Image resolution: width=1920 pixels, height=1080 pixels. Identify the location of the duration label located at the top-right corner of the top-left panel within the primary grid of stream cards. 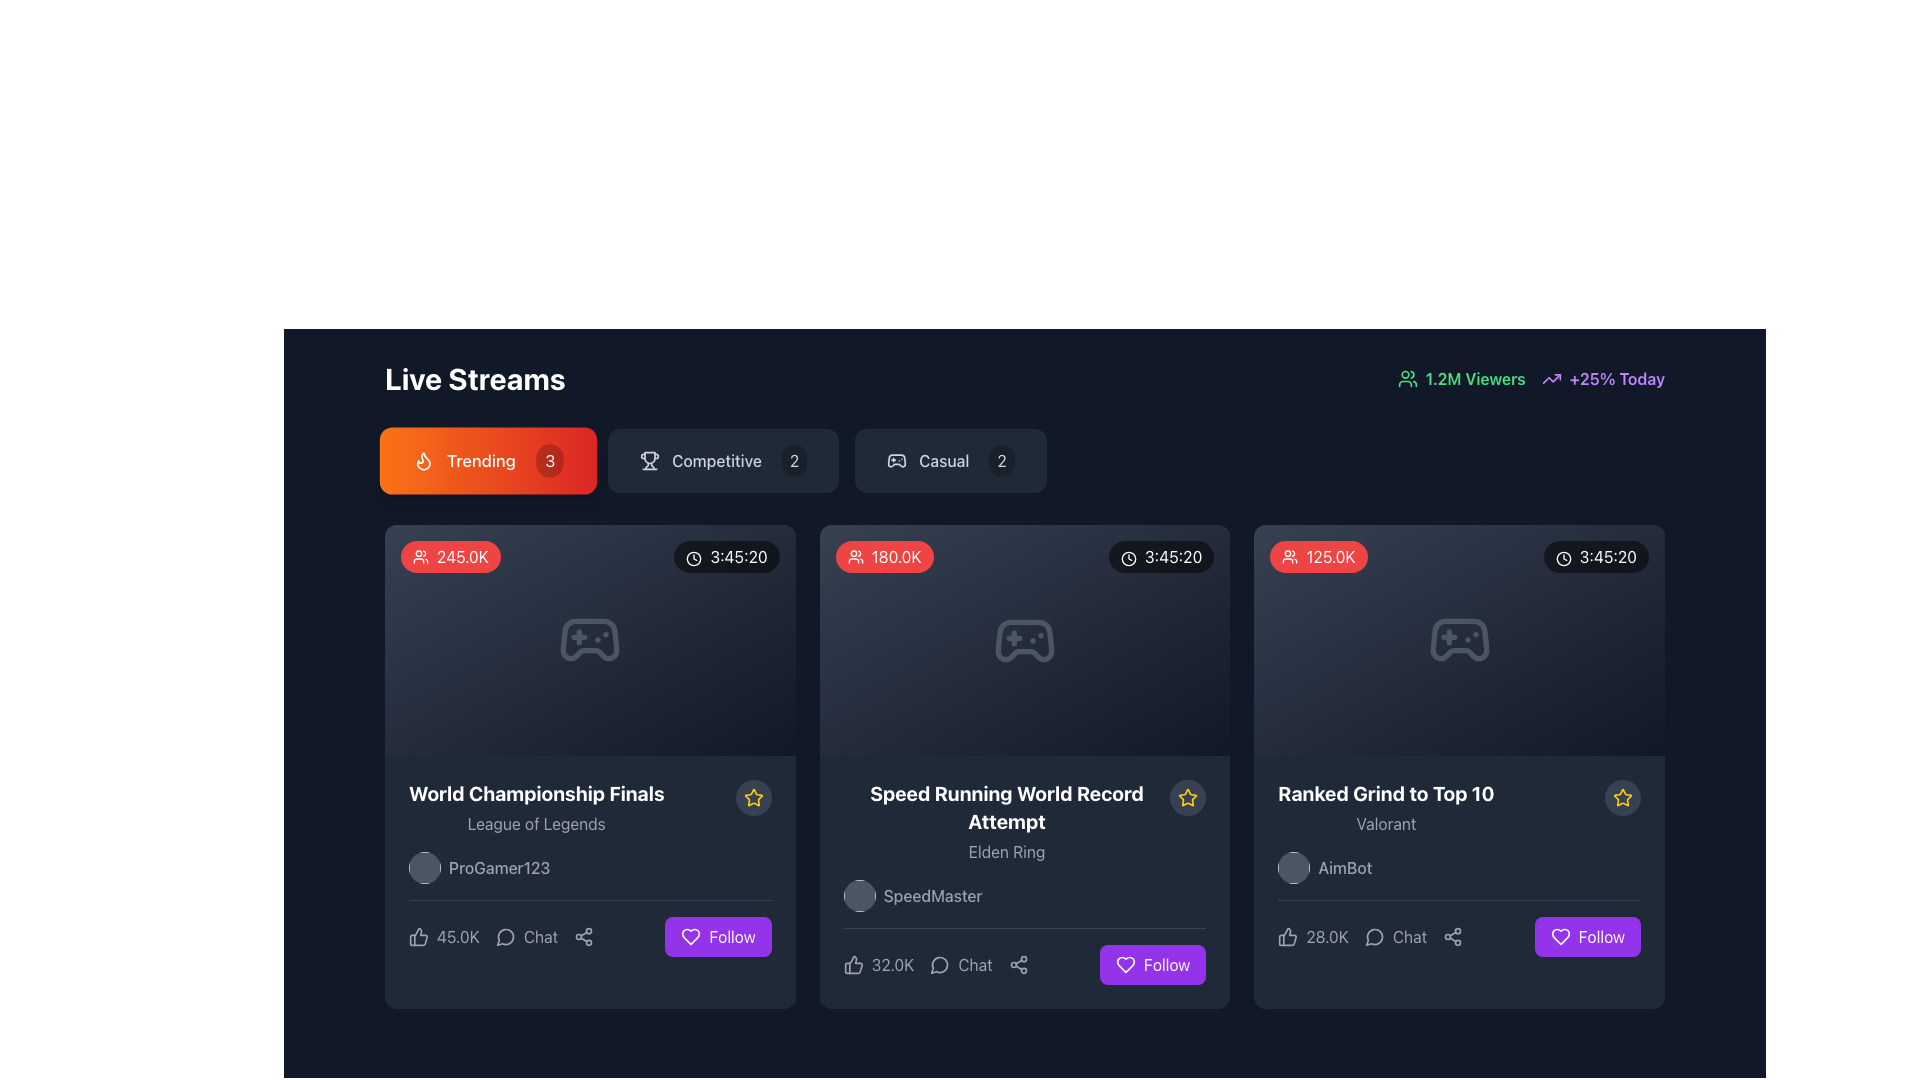
(725, 556).